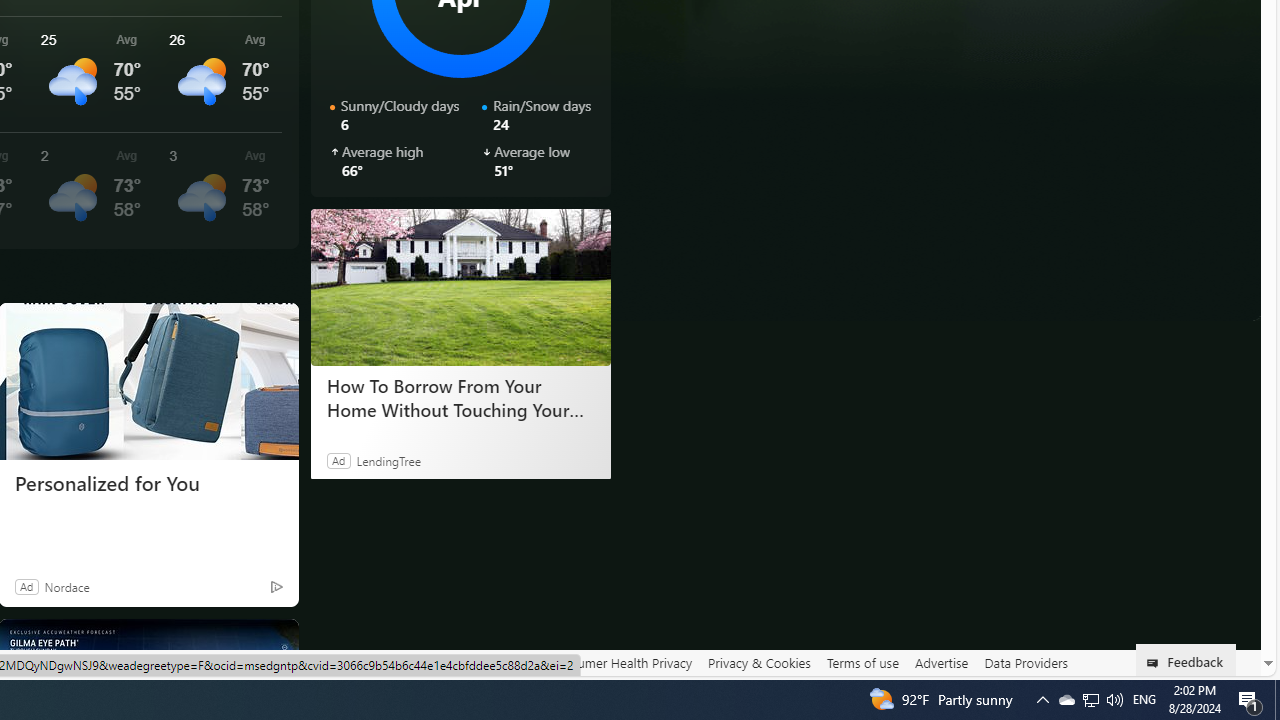 This screenshot has height=720, width=1280. Describe the element at coordinates (940, 662) in the screenshot. I see `'Advertise'` at that location.